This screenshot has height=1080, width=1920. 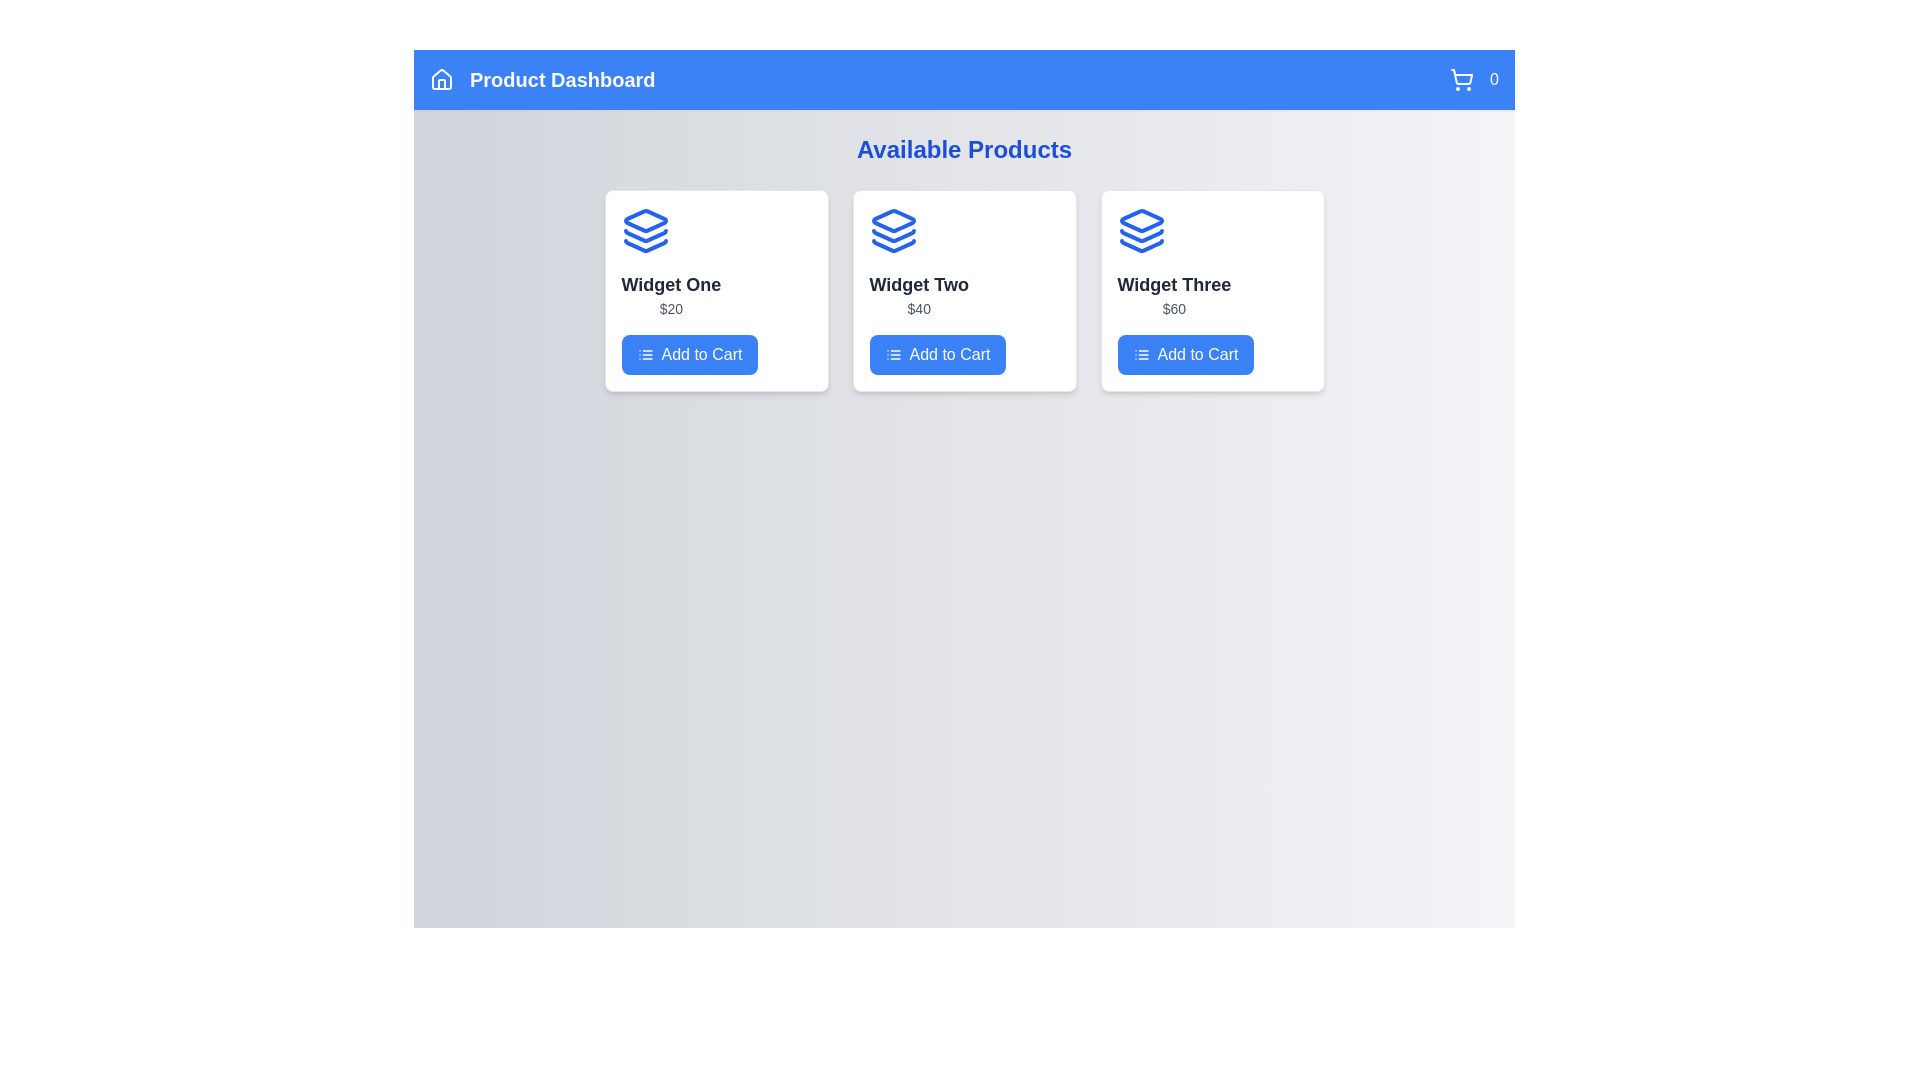 What do you see at coordinates (1174, 294) in the screenshot?
I see `the text display that shows the name and price of the product in the third card of the 'Available Products' section, located above the 'Add to Cart' button` at bounding box center [1174, 294].